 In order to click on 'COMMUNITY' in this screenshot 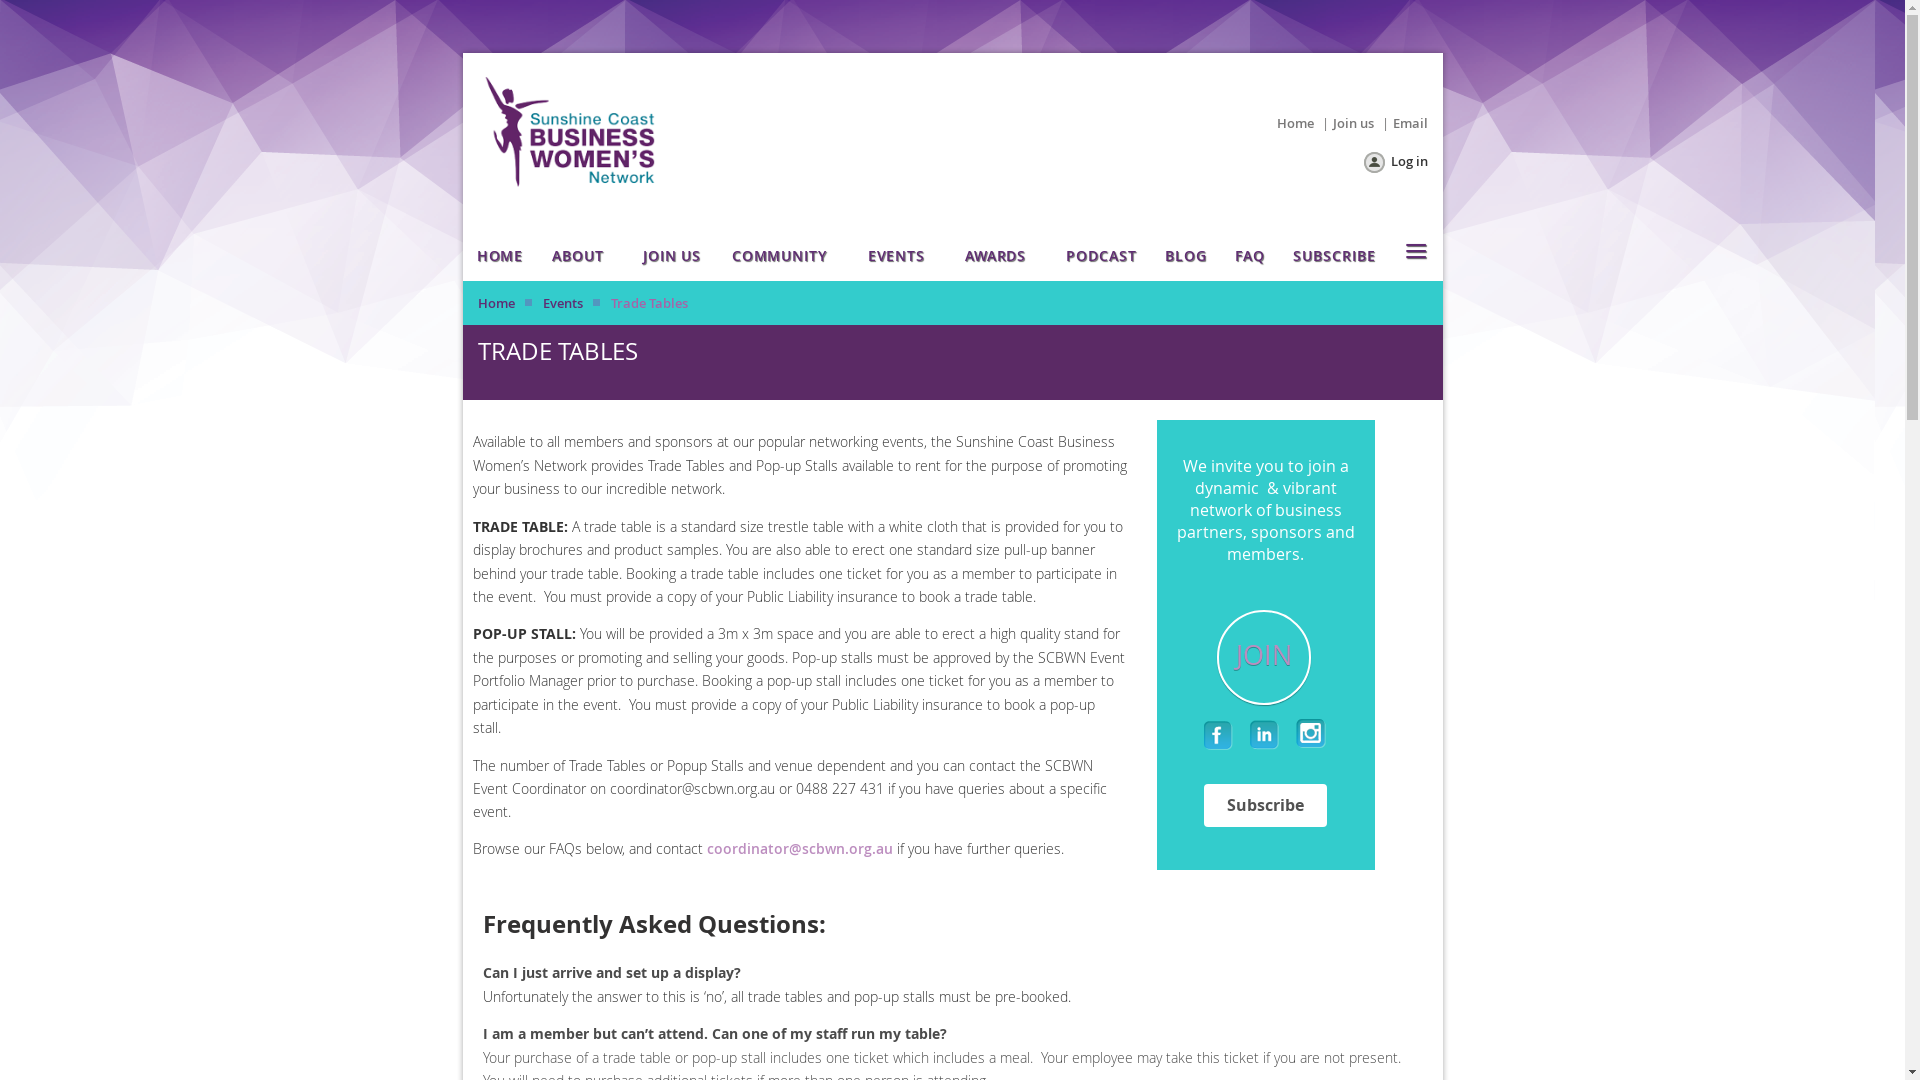, I will do `click(783, 254)`.